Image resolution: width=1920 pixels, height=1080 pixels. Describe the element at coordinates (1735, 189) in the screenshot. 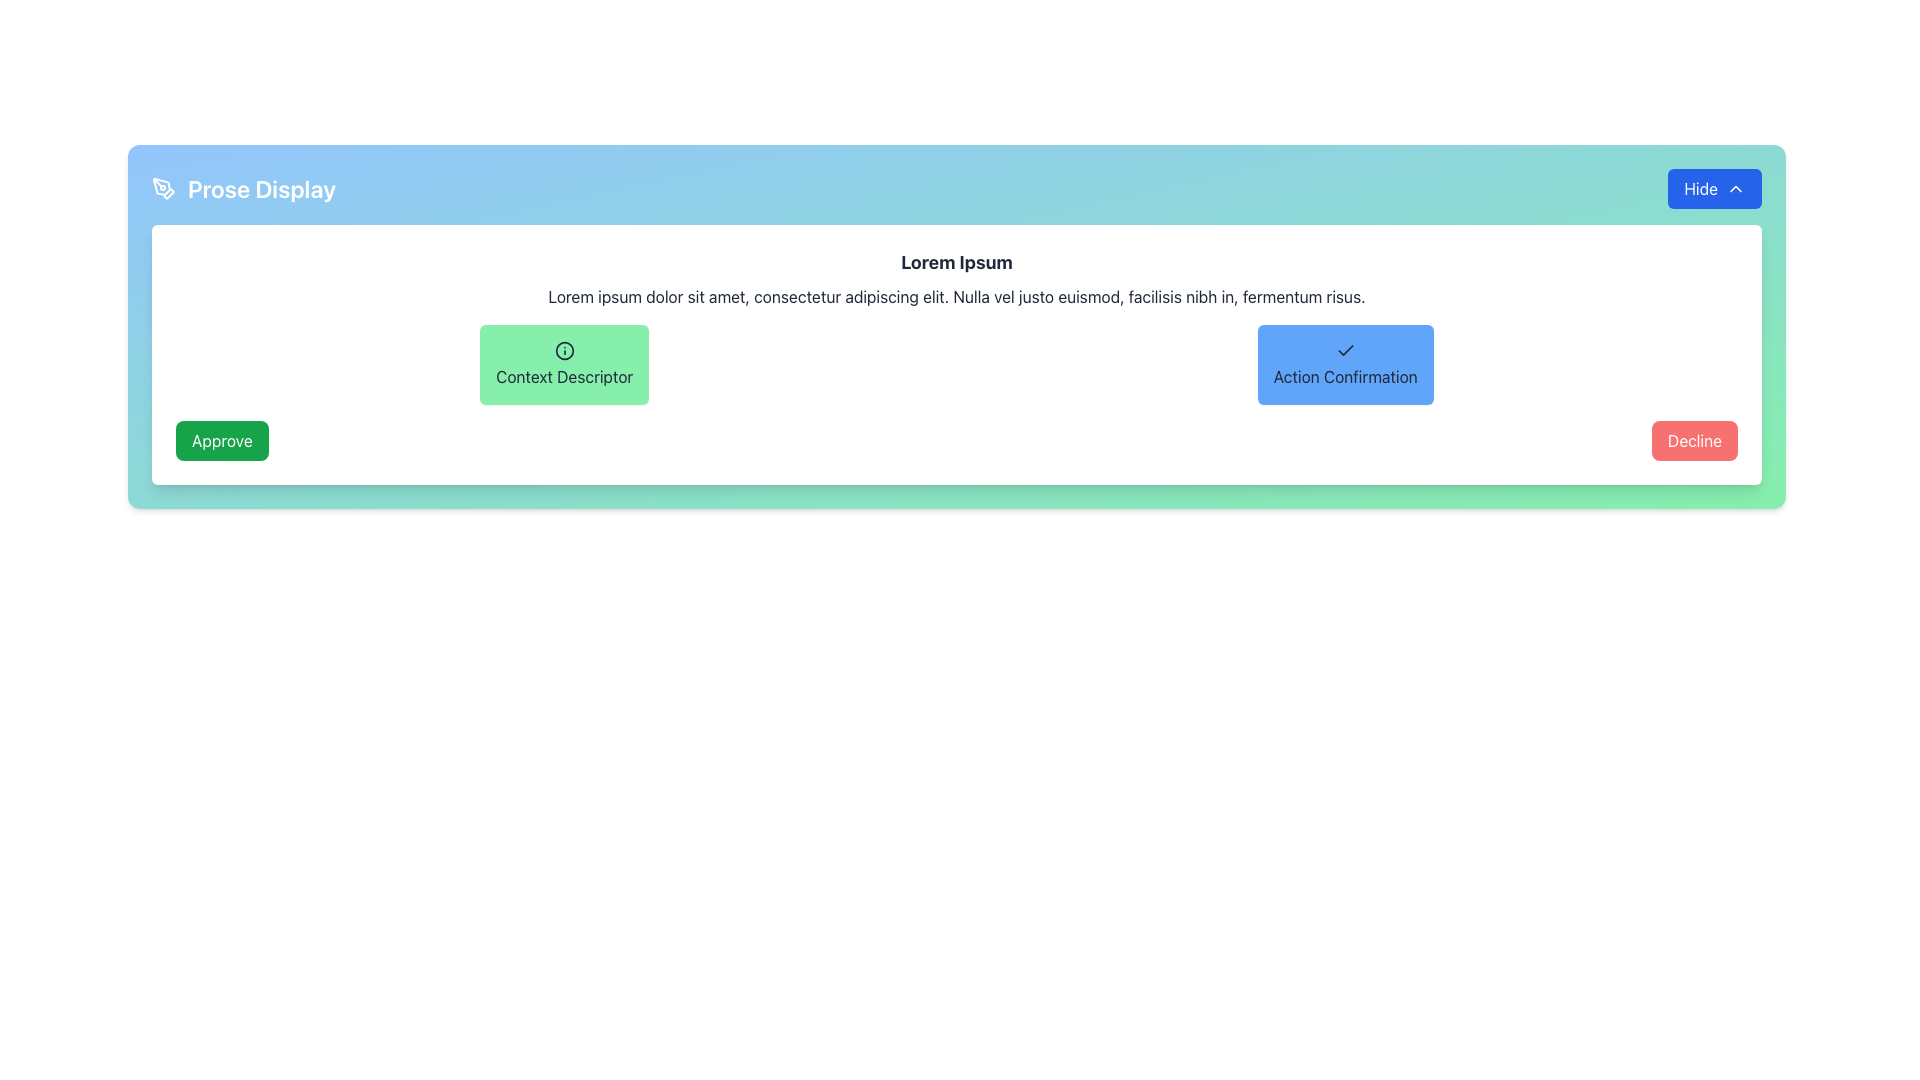

I see `the upward-pointing chevron icon on the 'Hide' button` at that location.